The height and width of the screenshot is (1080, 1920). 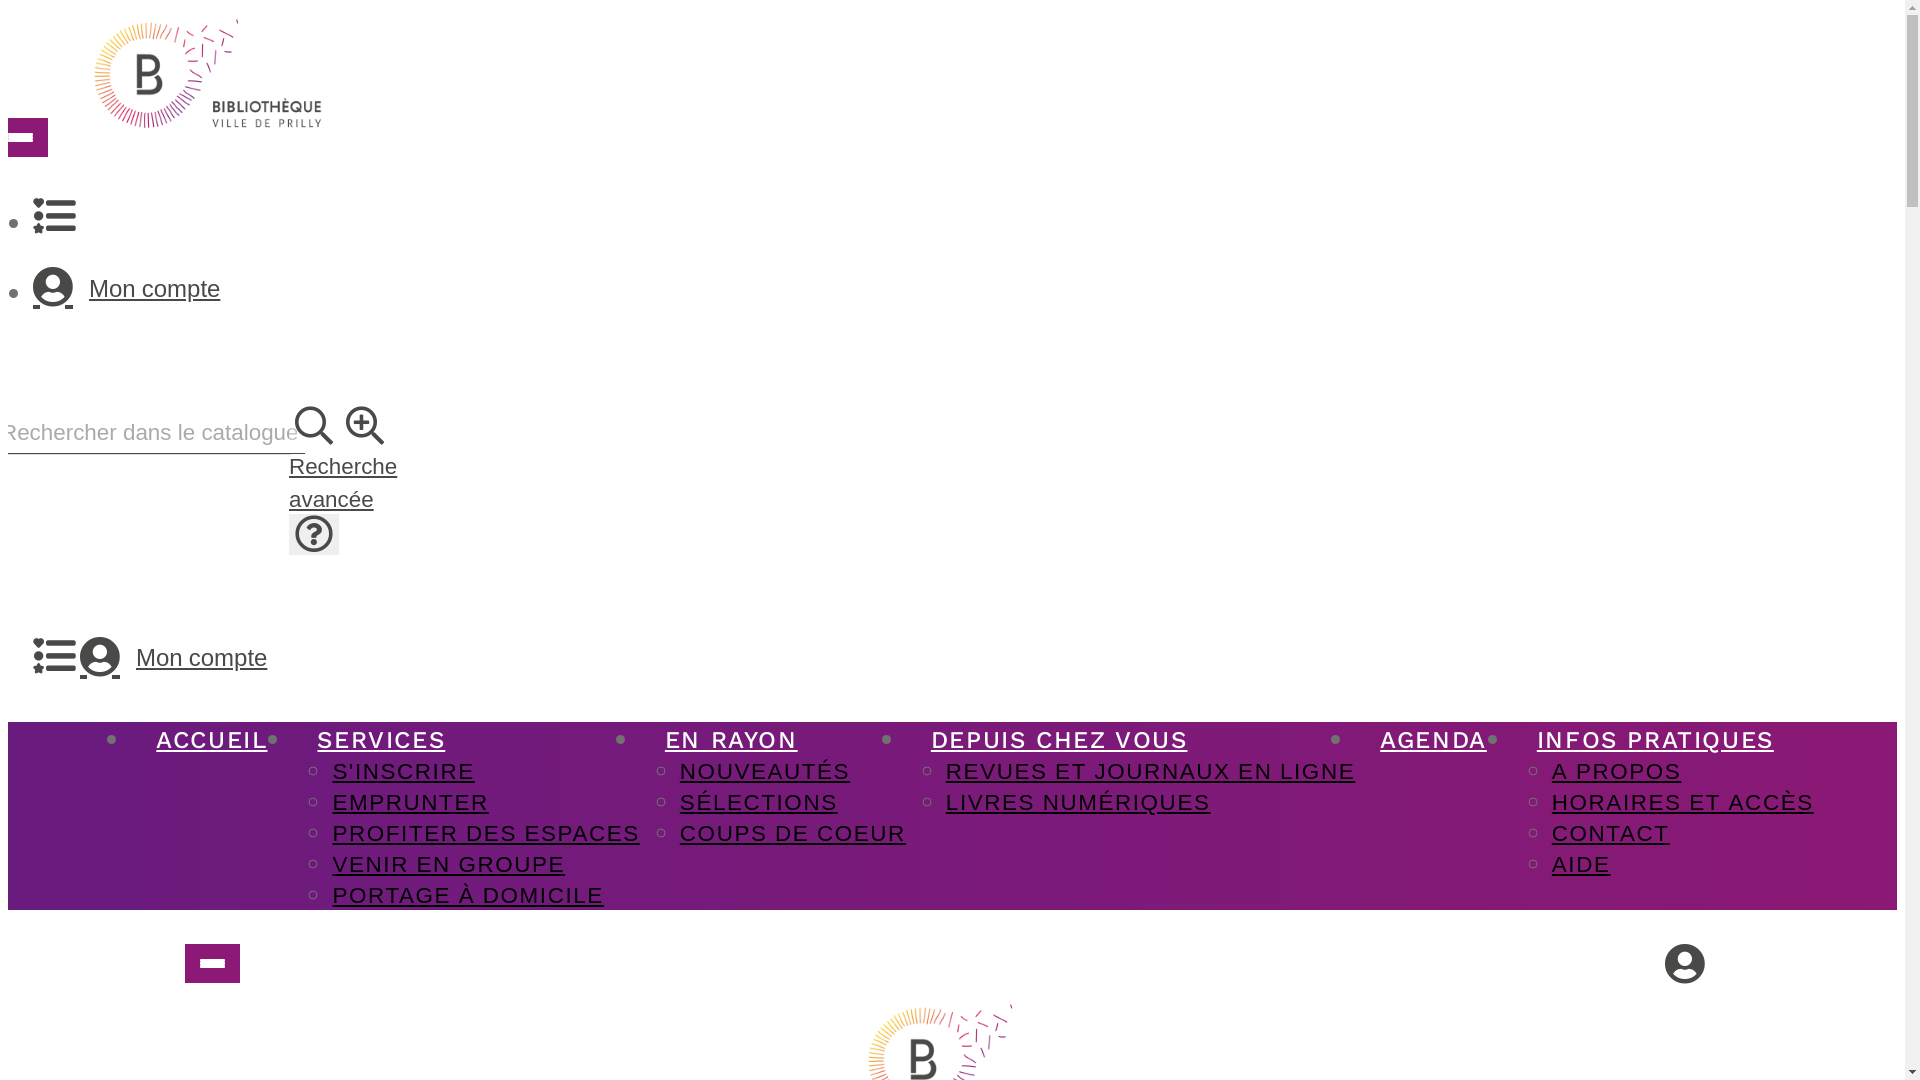 I want to click on 'EN RAYON', so click(x=730, y=740).